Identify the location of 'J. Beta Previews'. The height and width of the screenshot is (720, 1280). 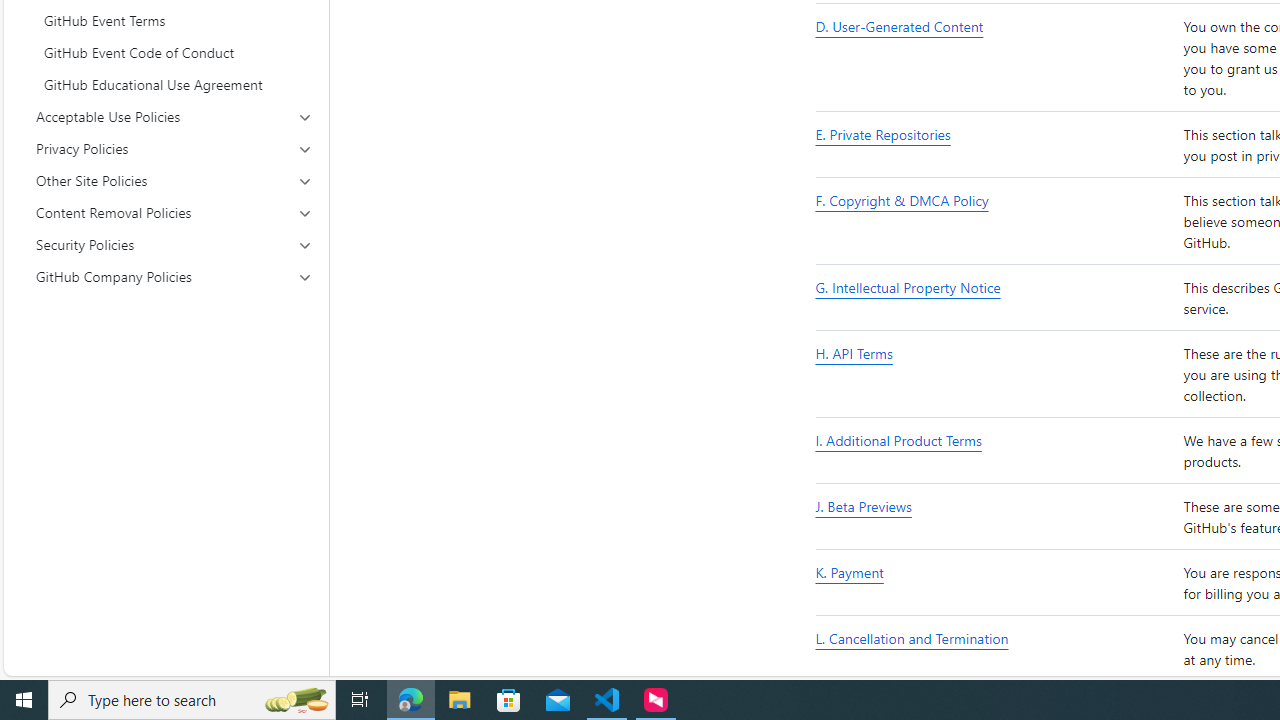
(995, 516).